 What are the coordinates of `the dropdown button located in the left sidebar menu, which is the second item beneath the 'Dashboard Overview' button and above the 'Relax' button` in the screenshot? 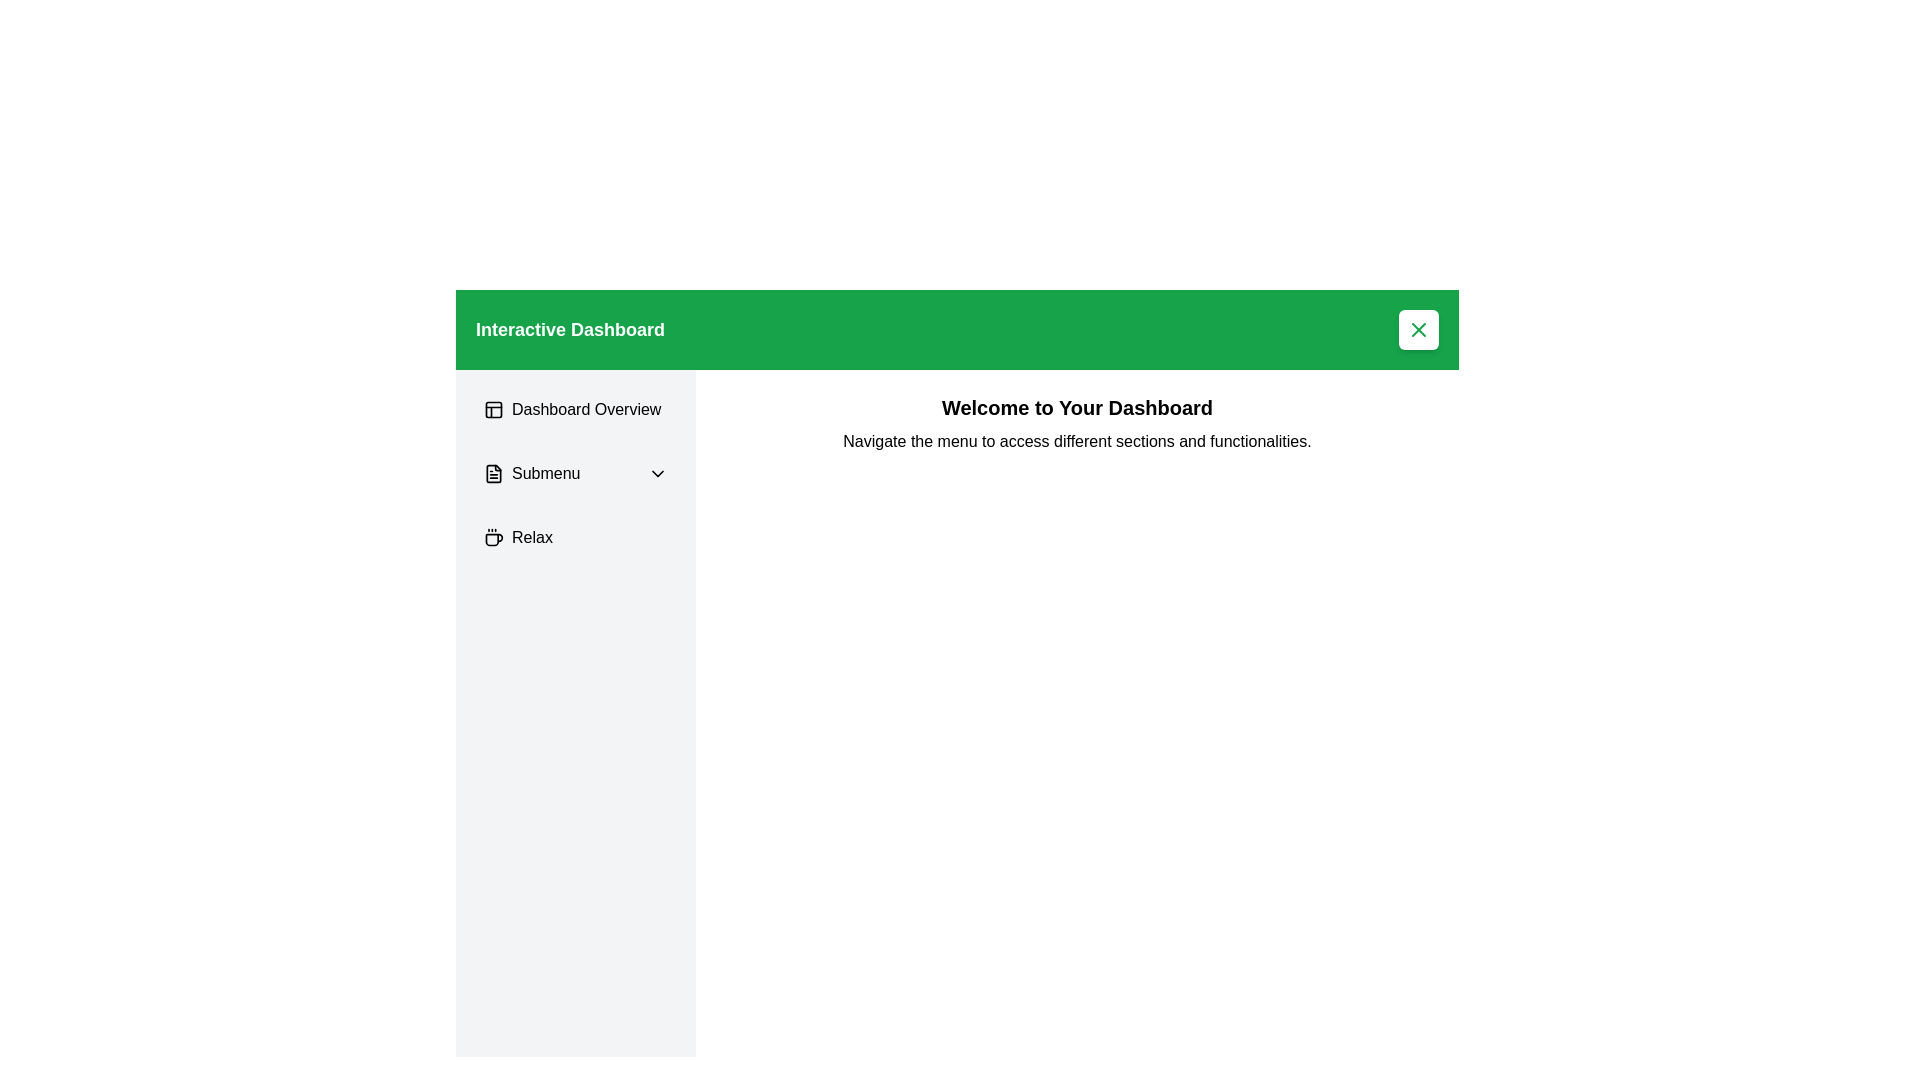 It's located at (575, 474).